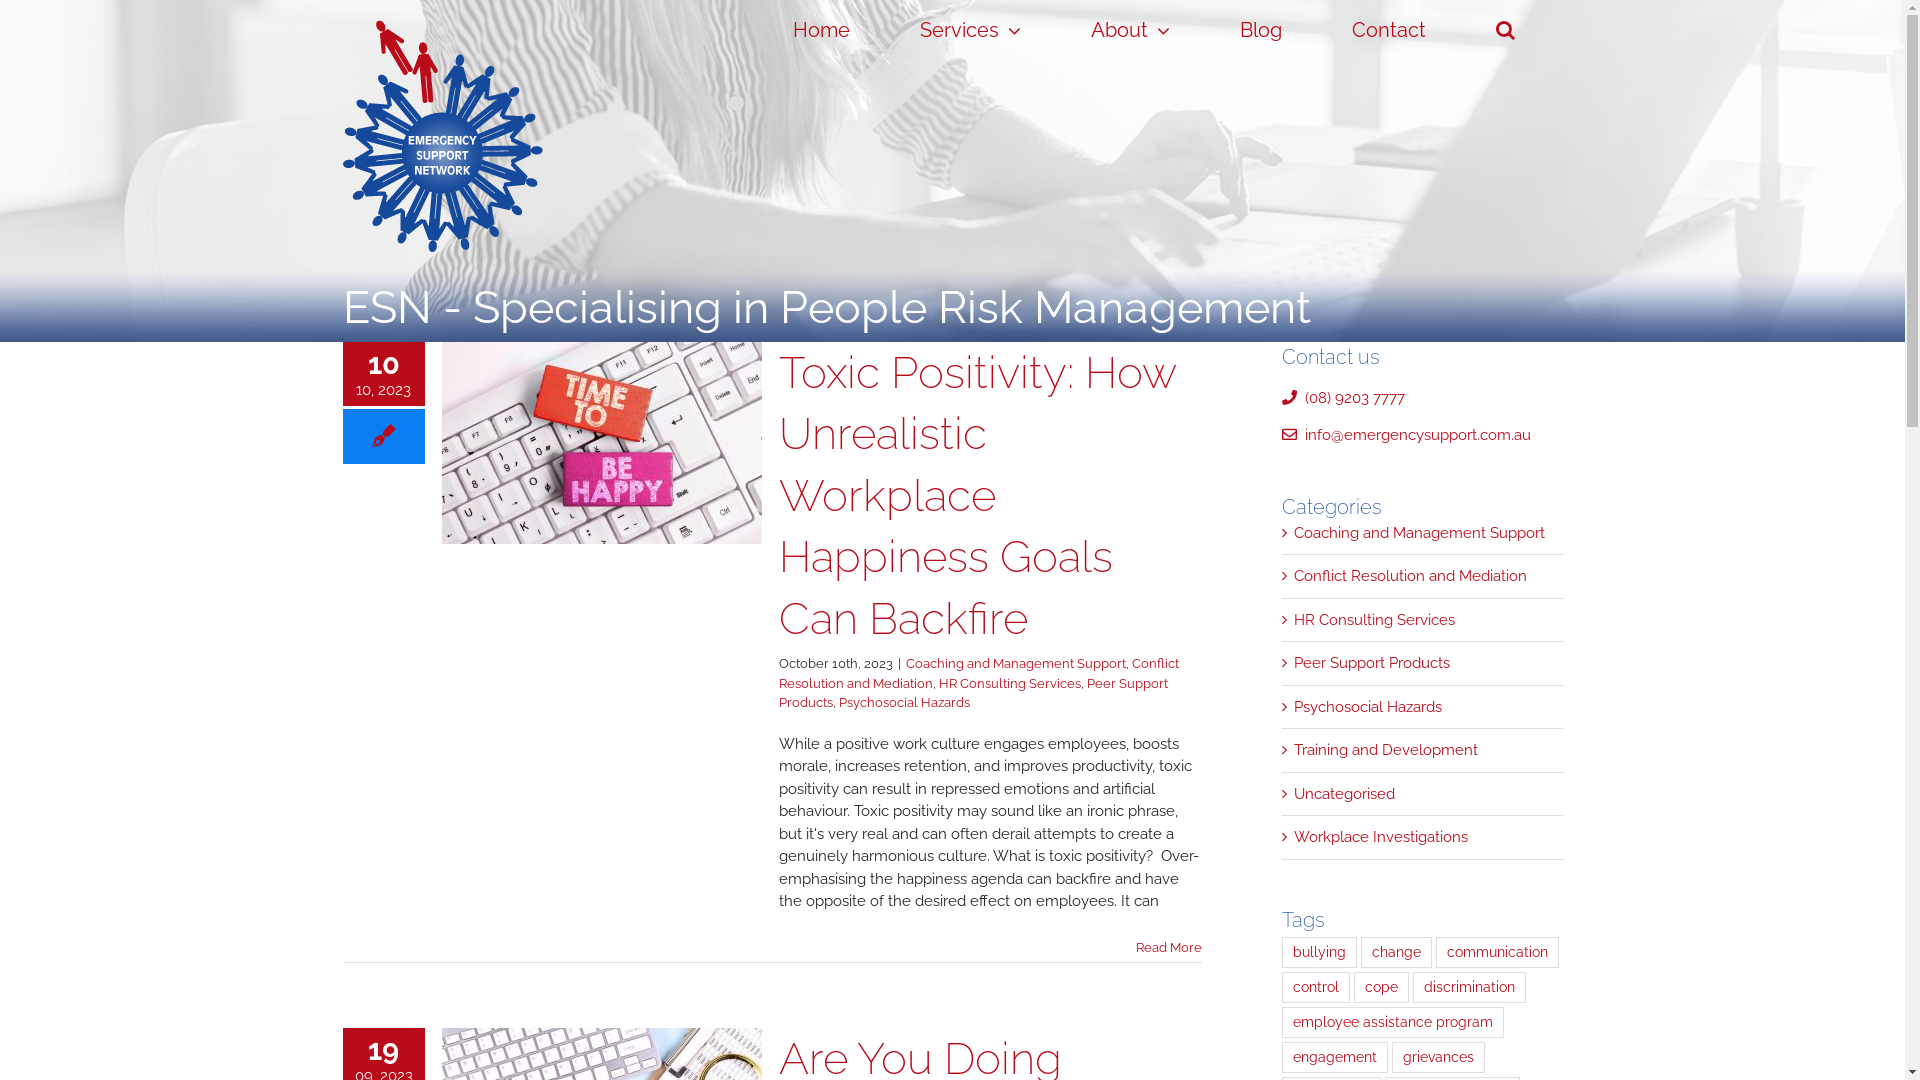 The width and height of the screenshot is (1920, 1080). What do you see at coordinates (1506, 30) in the screenshot?
I see `'Search'` at bounding box center [1506, 30].